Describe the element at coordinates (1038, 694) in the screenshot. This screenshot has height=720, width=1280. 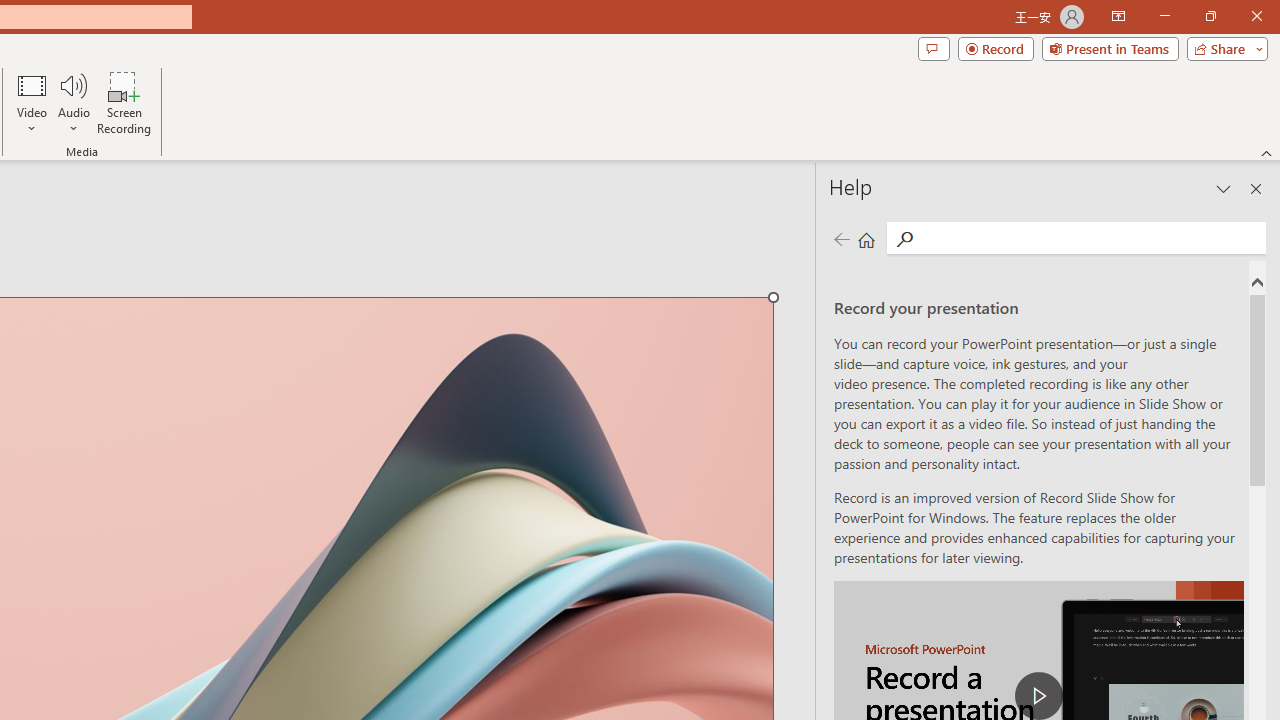
I see `'play Record a Presentation'` at that location.